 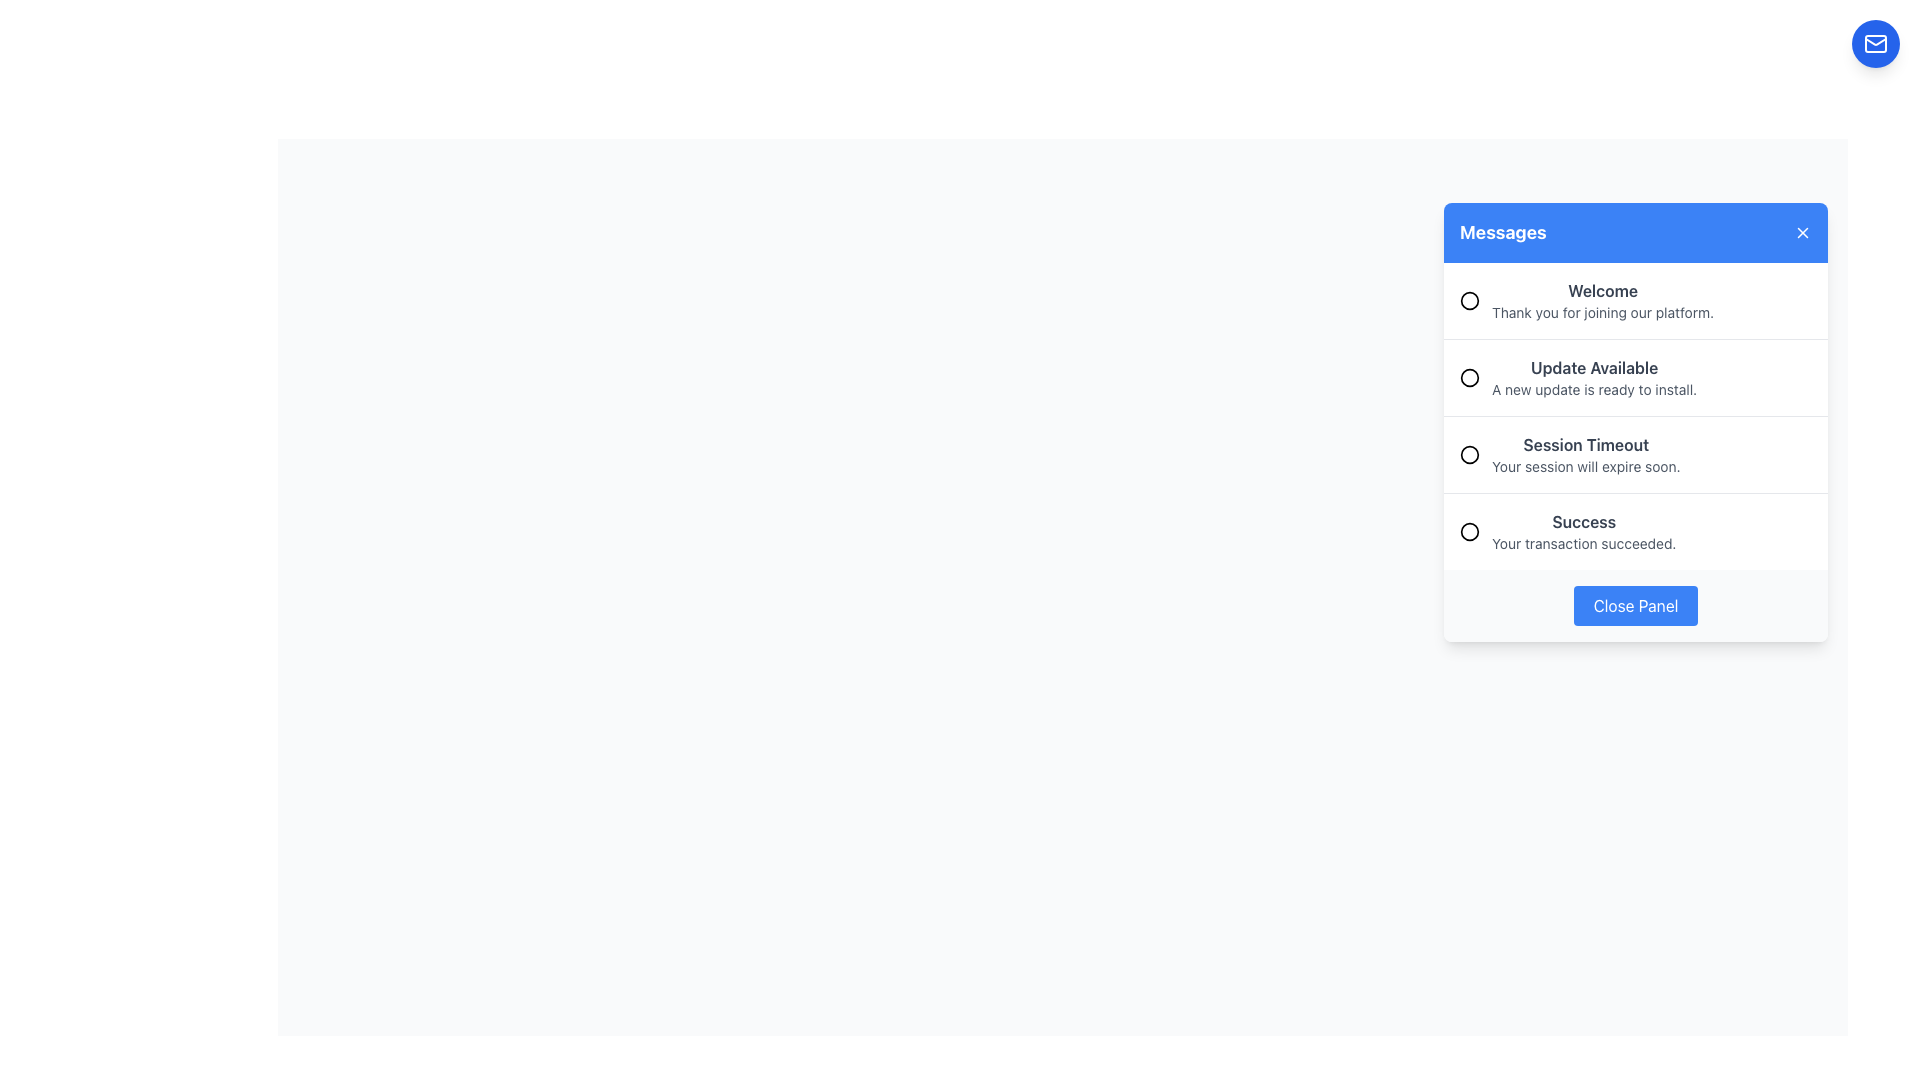 I want to click on the SVG Rectangle Element that serves as the body of the envelope icon located in the top-right corner of the interface, so click(x=1875, y=43).